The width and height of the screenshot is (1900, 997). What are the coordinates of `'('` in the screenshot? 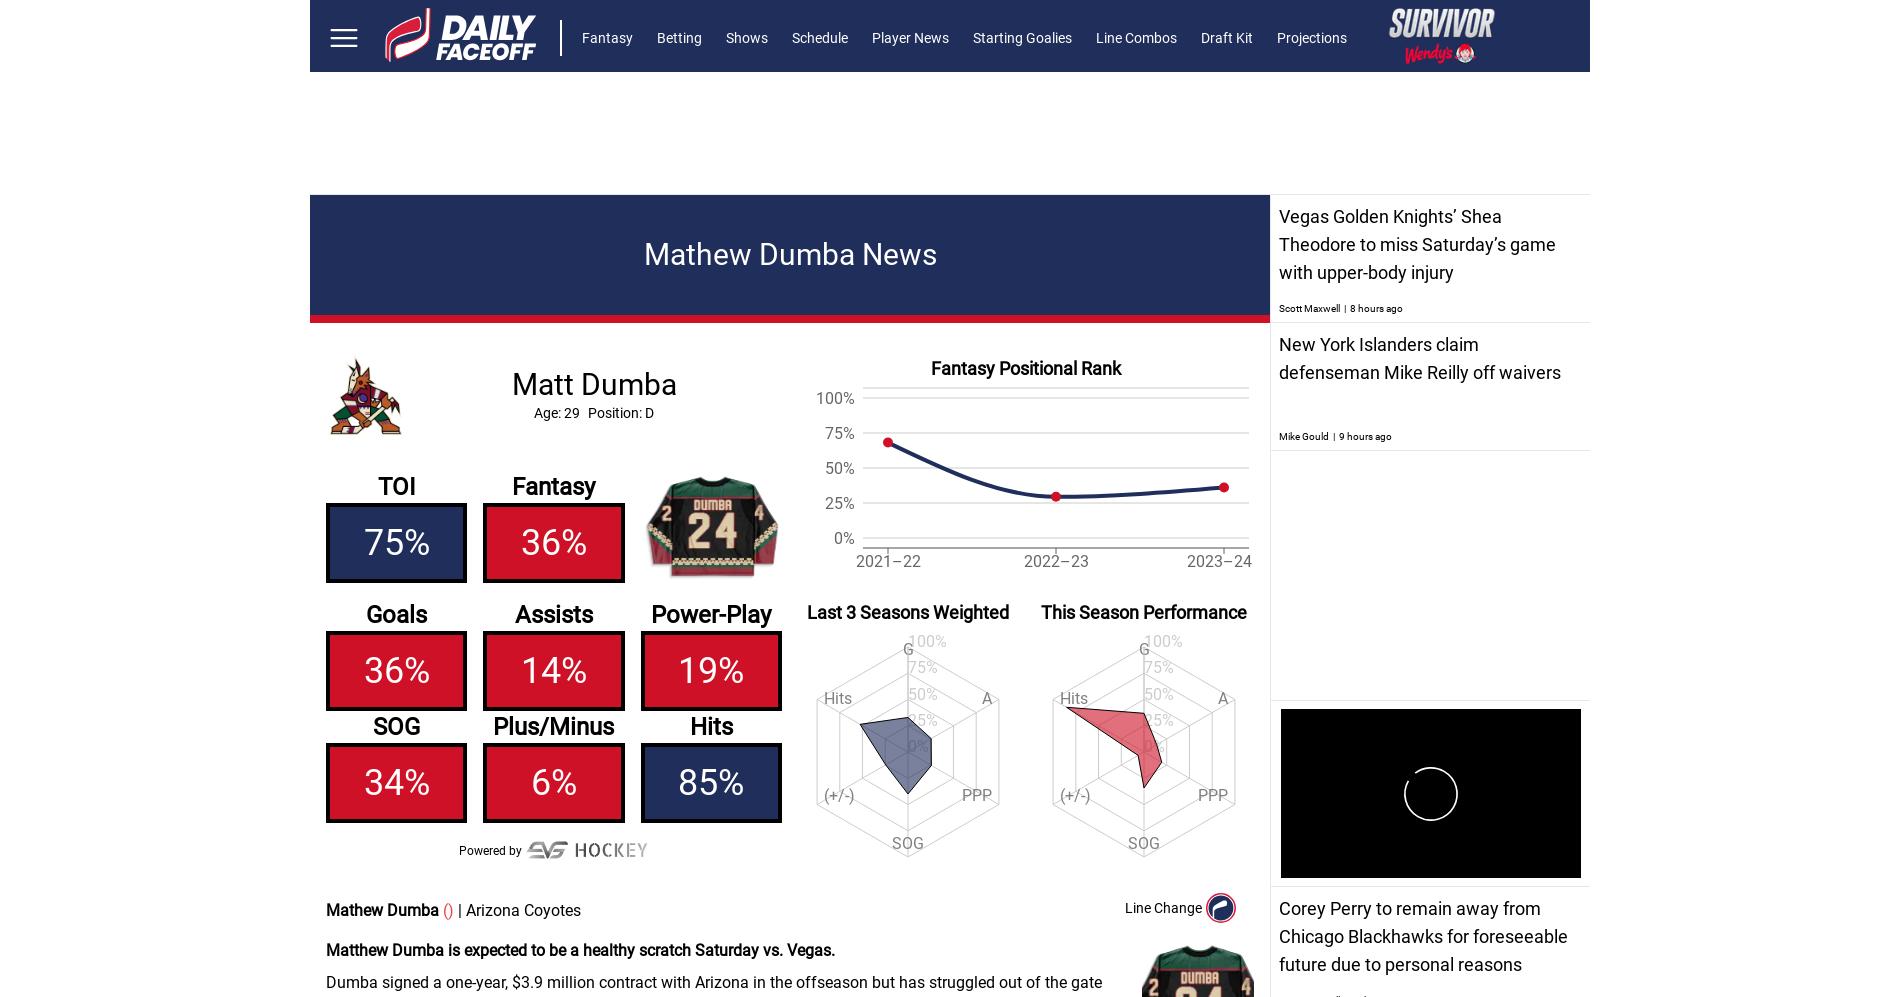 It's located at (442, 910).